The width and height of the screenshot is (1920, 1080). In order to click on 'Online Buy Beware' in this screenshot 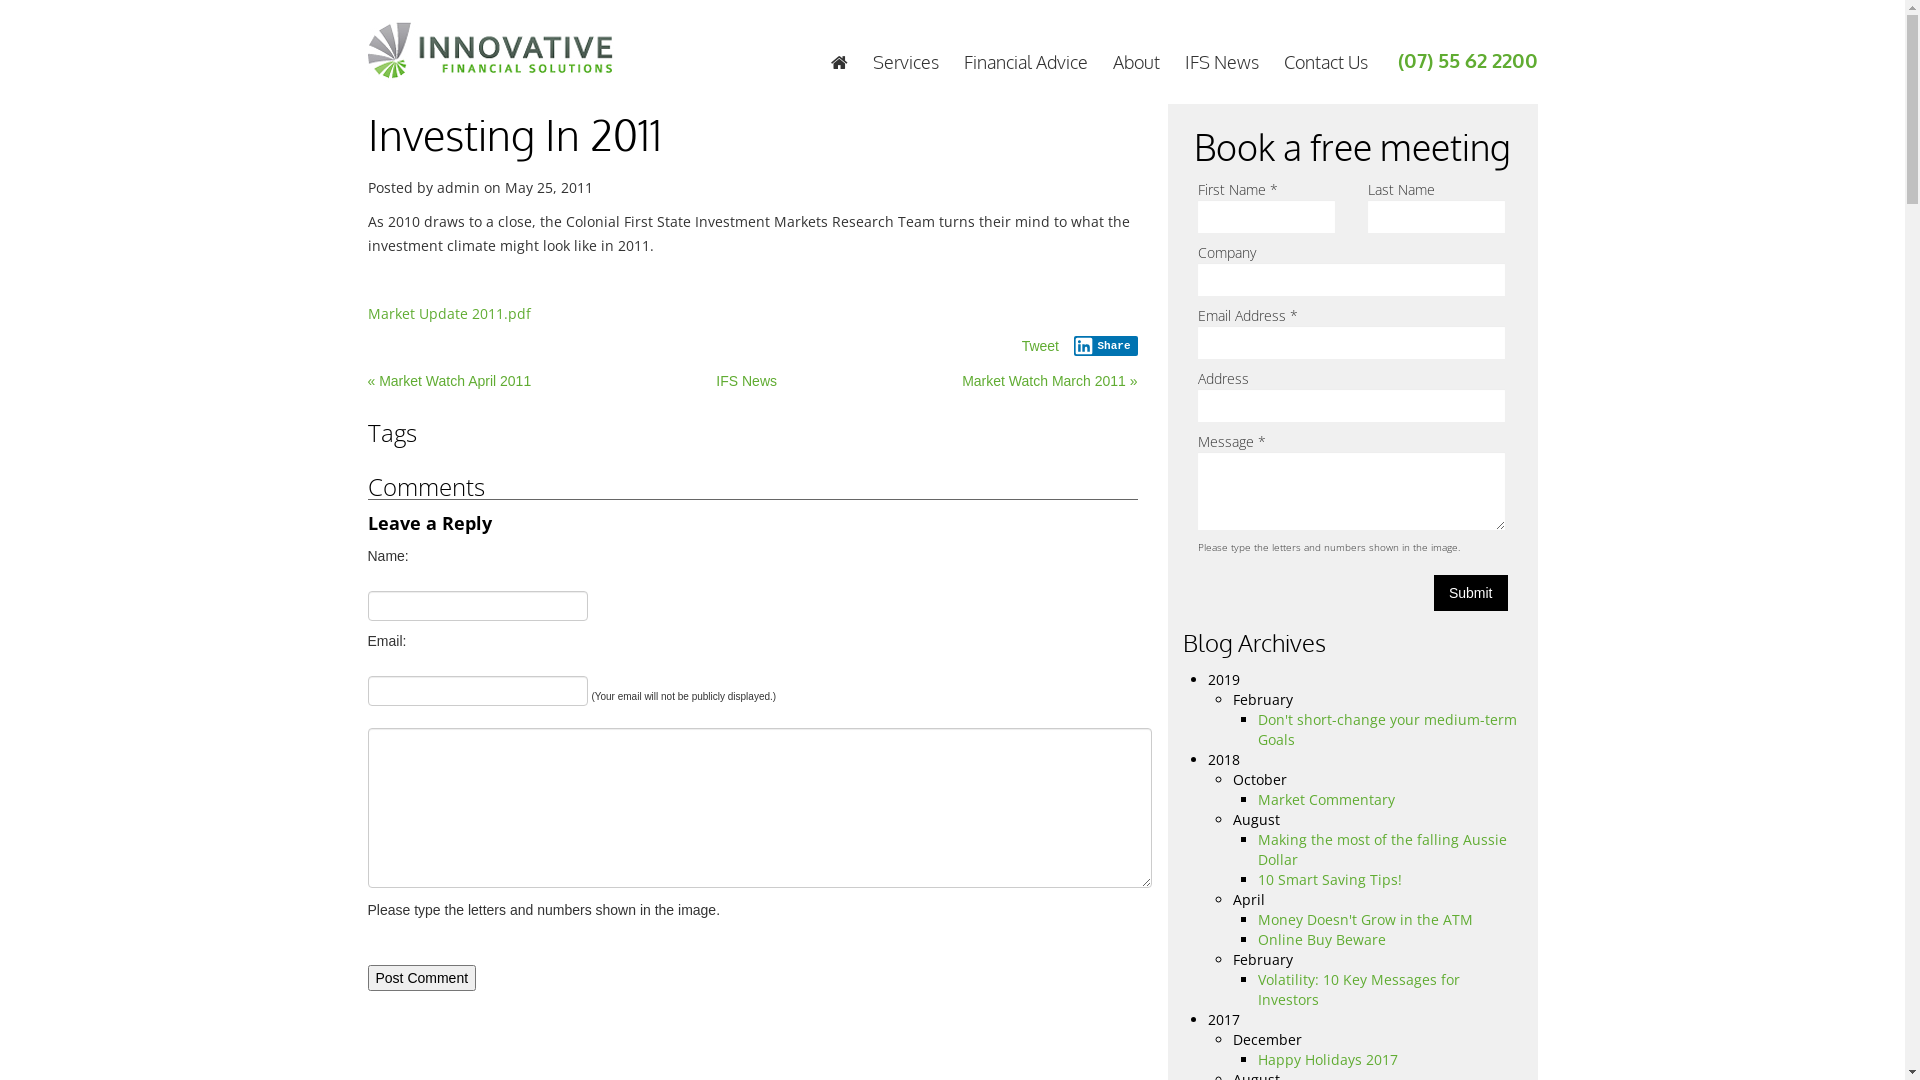, I will do `click(1321, 939)`.